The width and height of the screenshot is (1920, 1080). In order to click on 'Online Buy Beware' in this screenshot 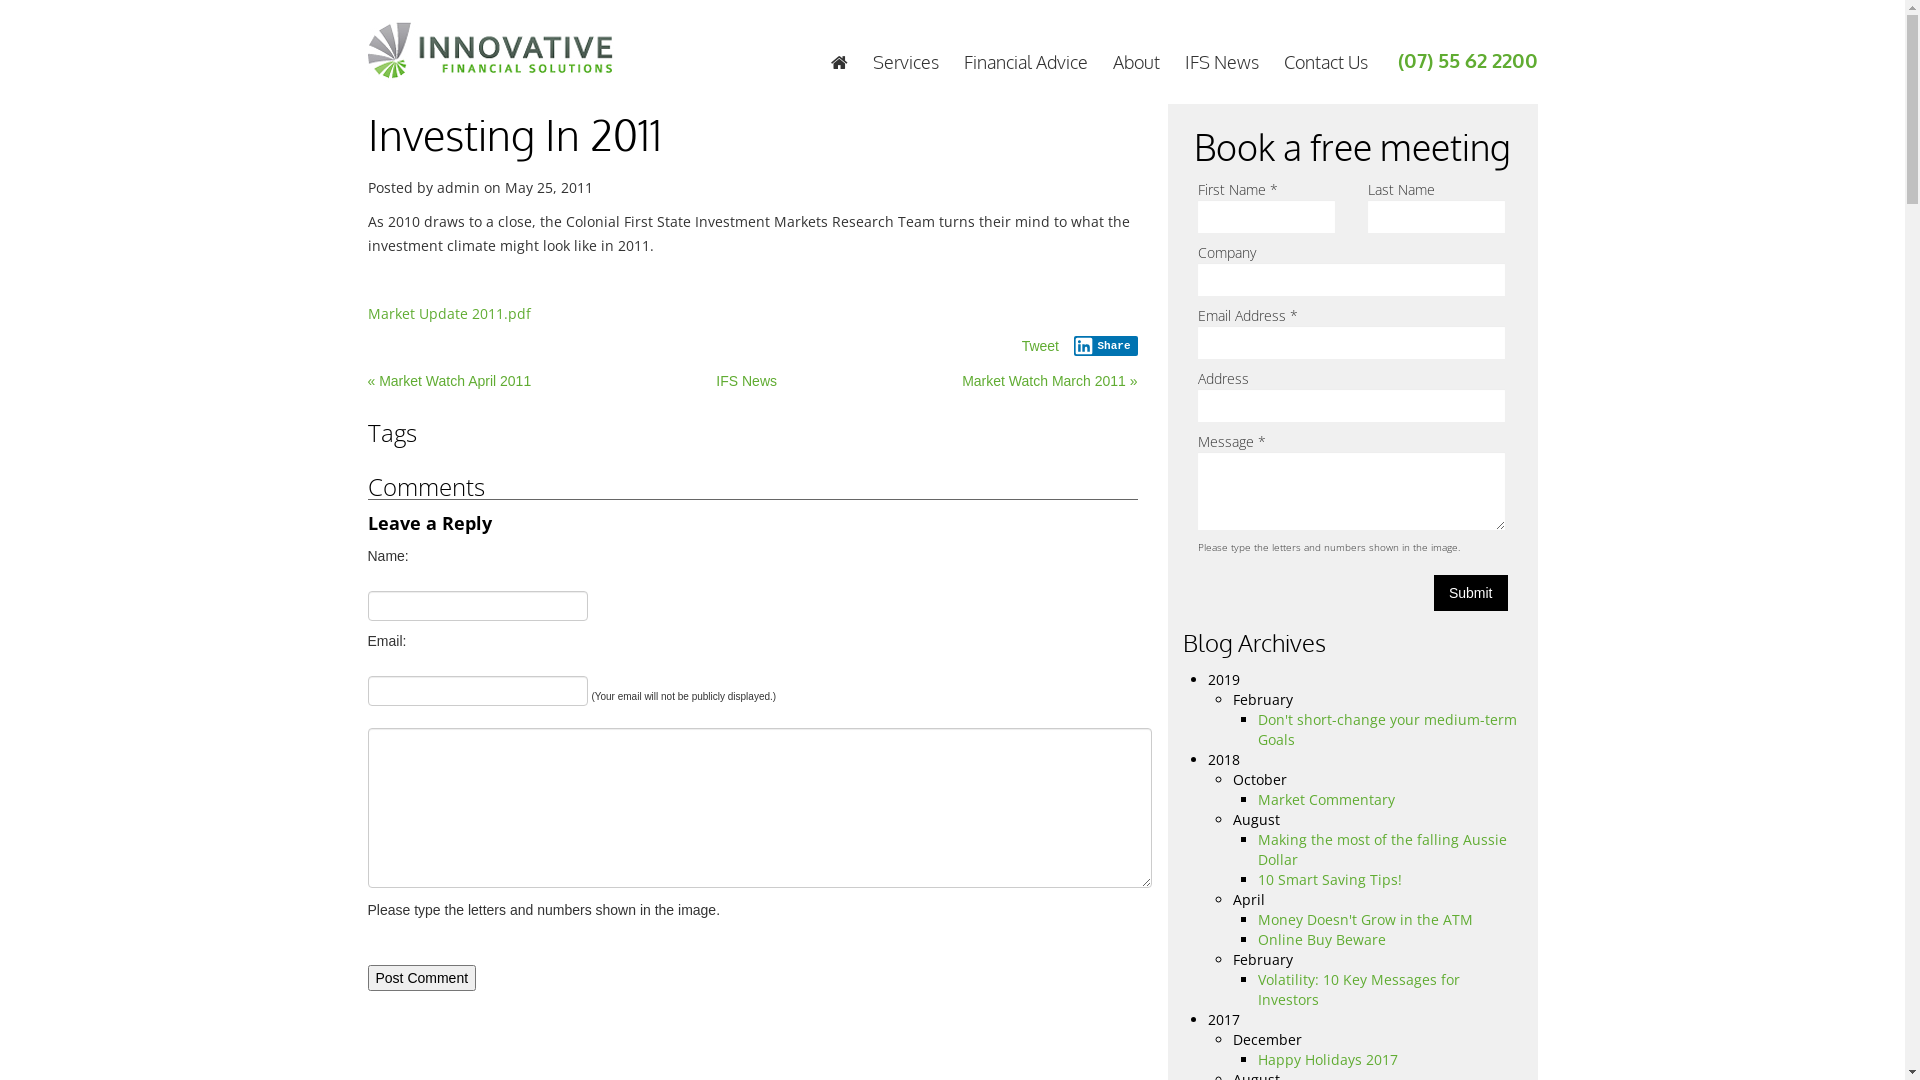, I will do `click(1321, 939)`.